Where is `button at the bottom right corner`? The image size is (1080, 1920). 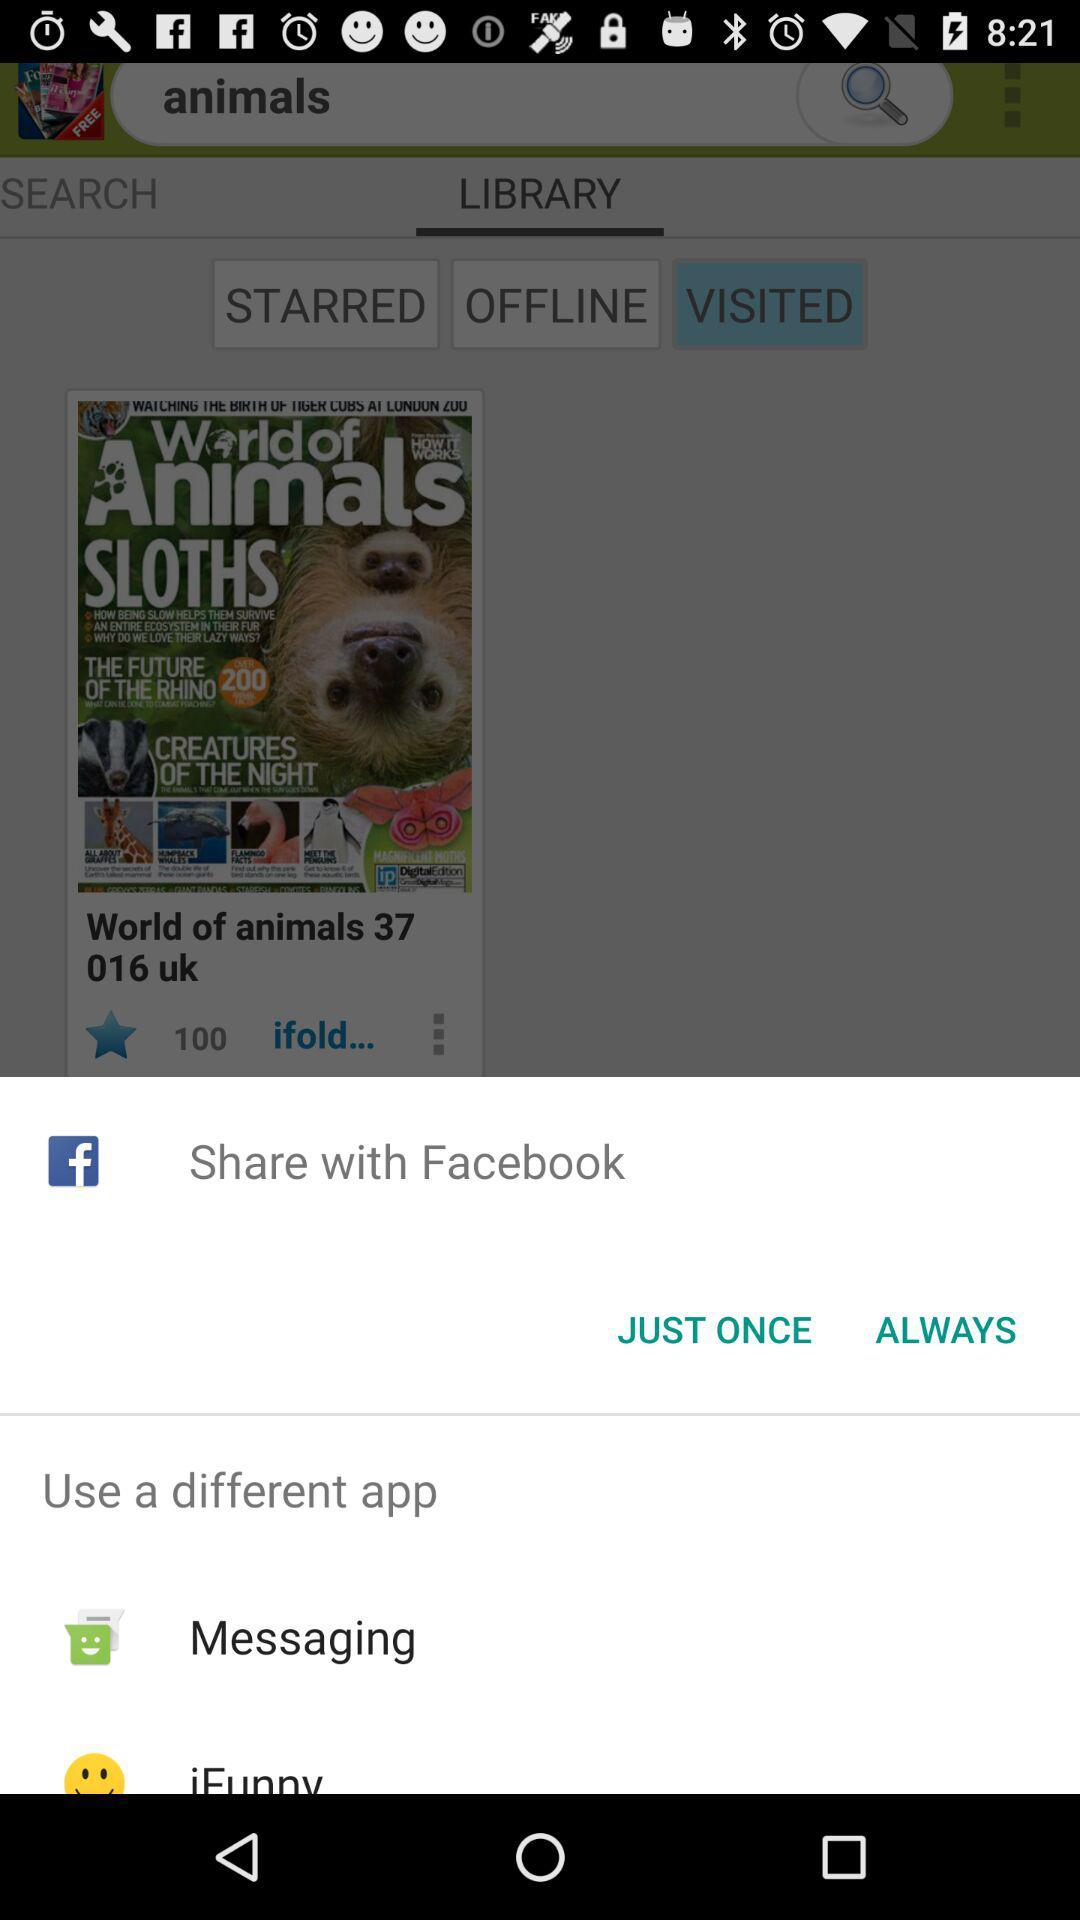
button at the bottom right corner is located at coordinates (945, 1329).